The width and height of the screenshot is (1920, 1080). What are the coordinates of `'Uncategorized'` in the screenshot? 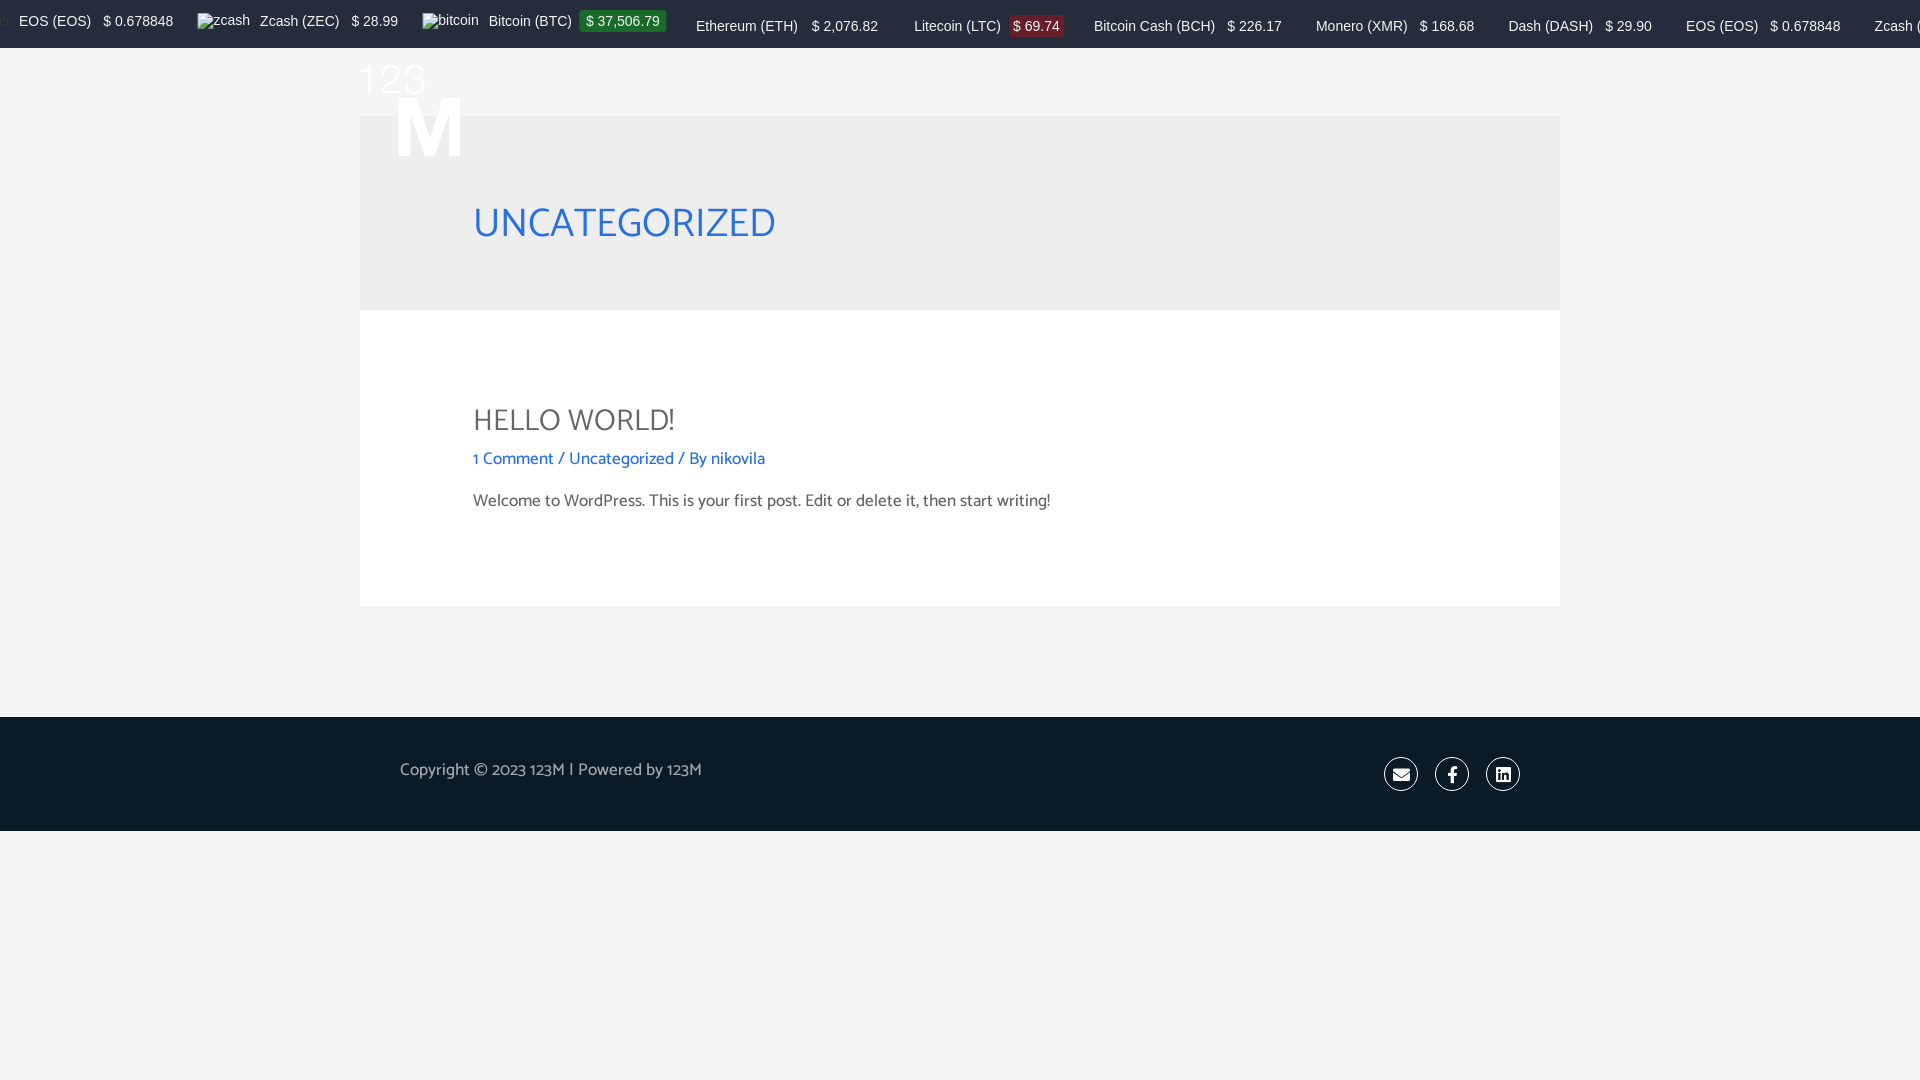 It's located at (620, 459).